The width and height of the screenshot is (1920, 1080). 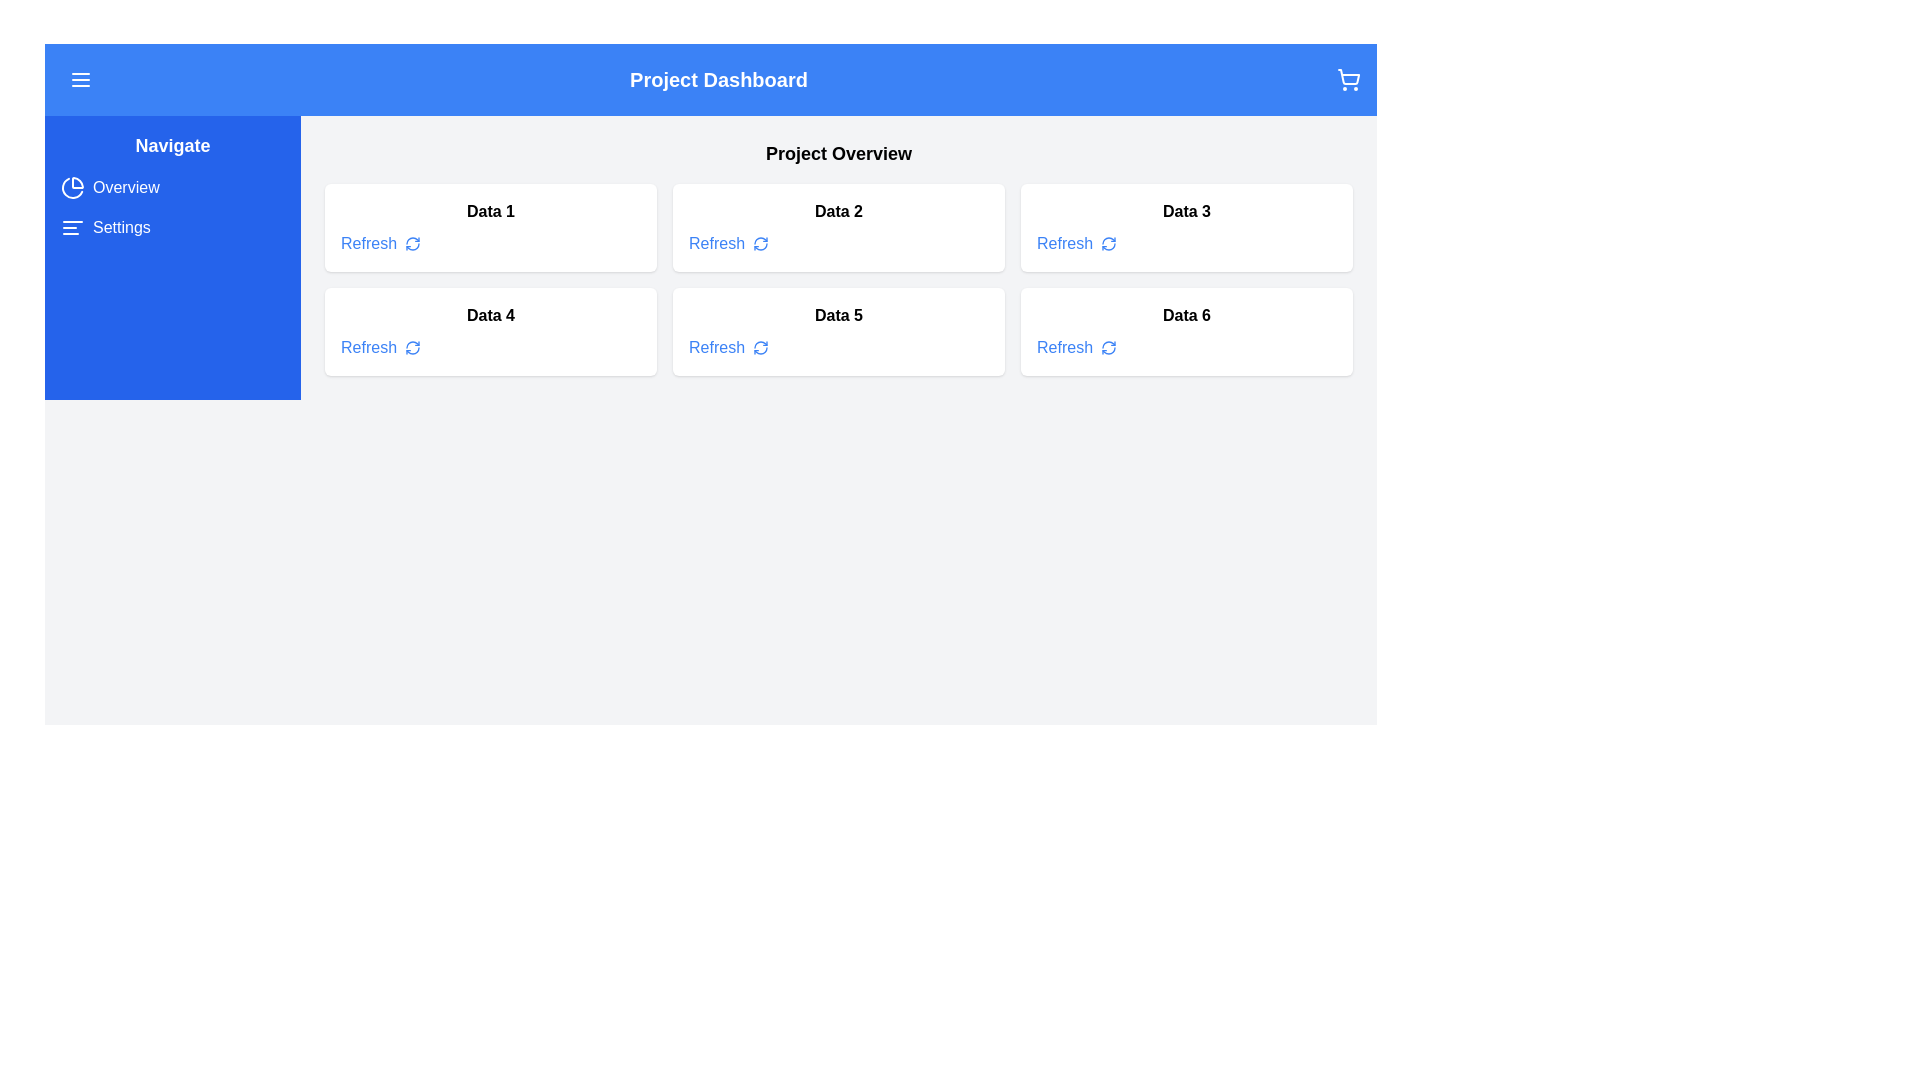 What do you see at coordinates (77, 183) in the screenshot?
I see `the decorative icon component next to the 'Overview' menu item in the left navigation bar under the 'Navigate' header` at bounding box center [77, 183].